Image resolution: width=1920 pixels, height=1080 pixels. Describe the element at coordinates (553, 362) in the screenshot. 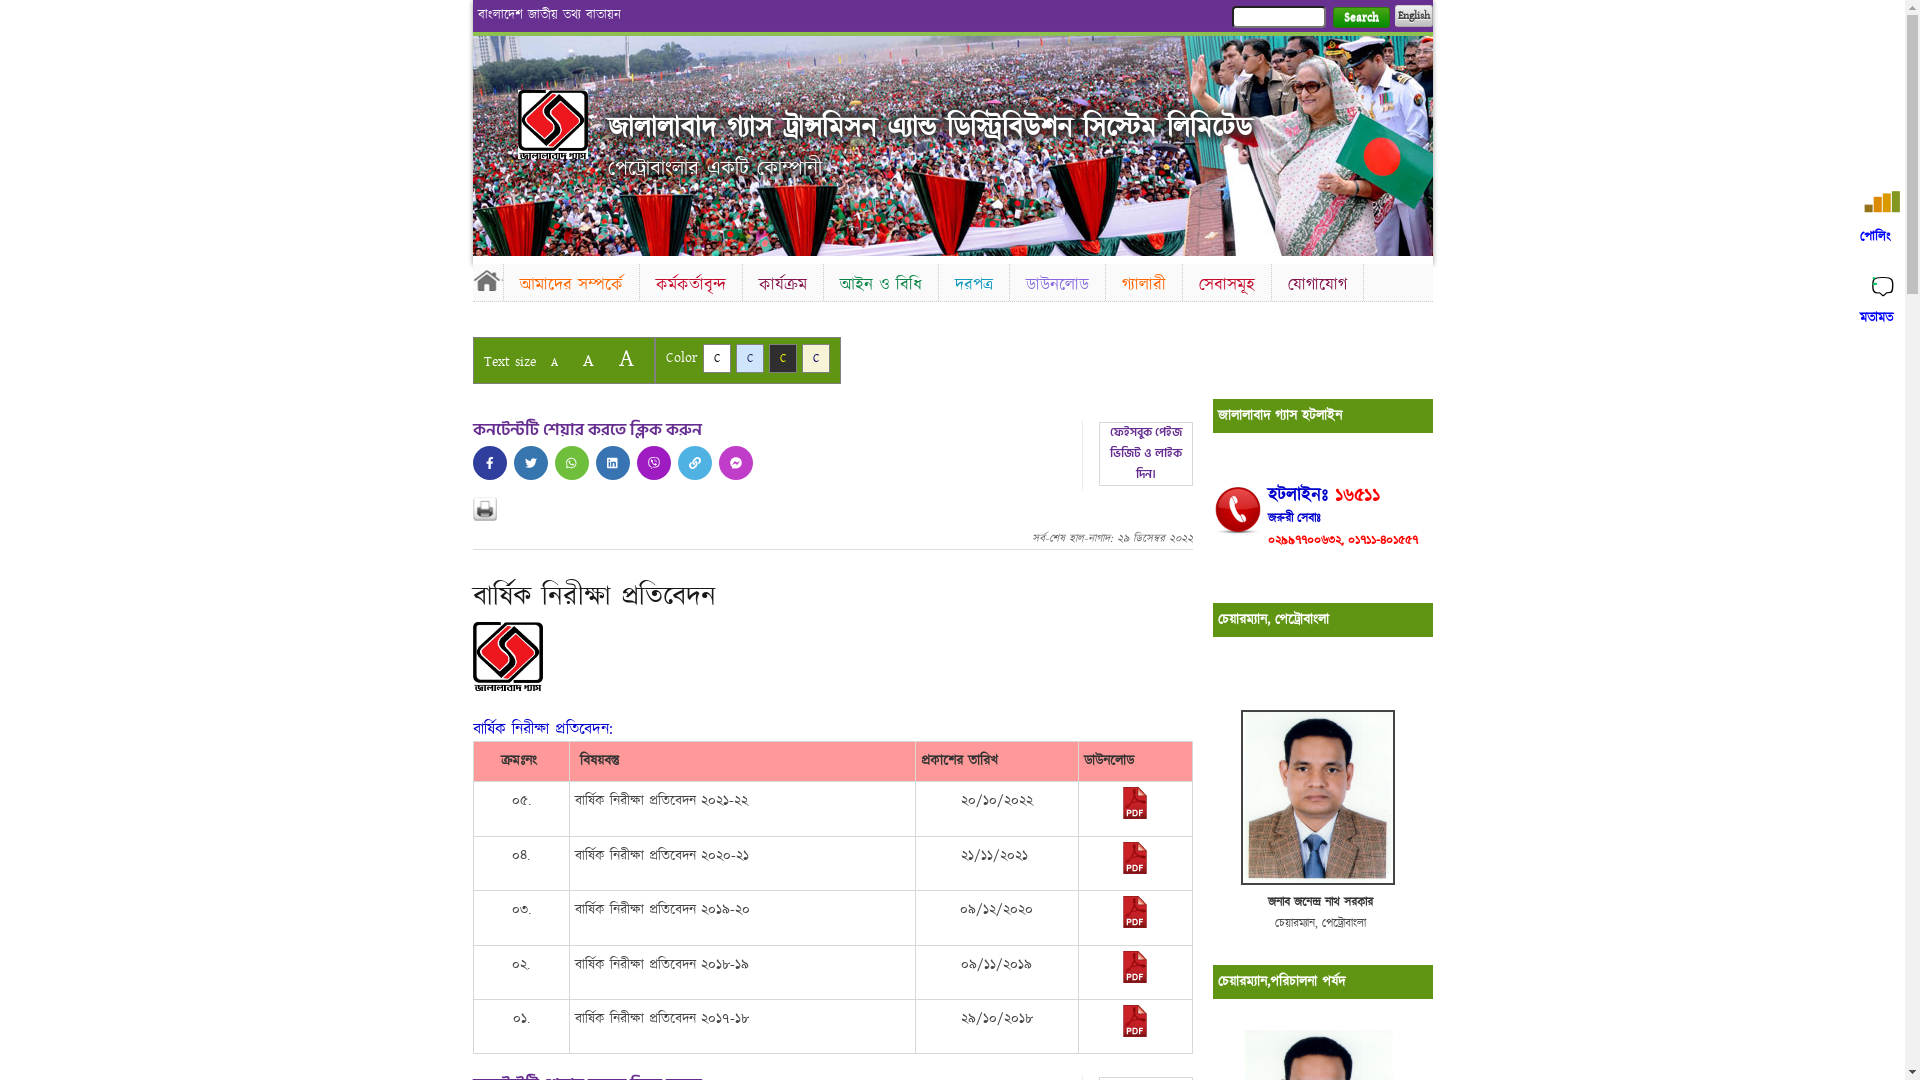

I see `'A'` at that location.